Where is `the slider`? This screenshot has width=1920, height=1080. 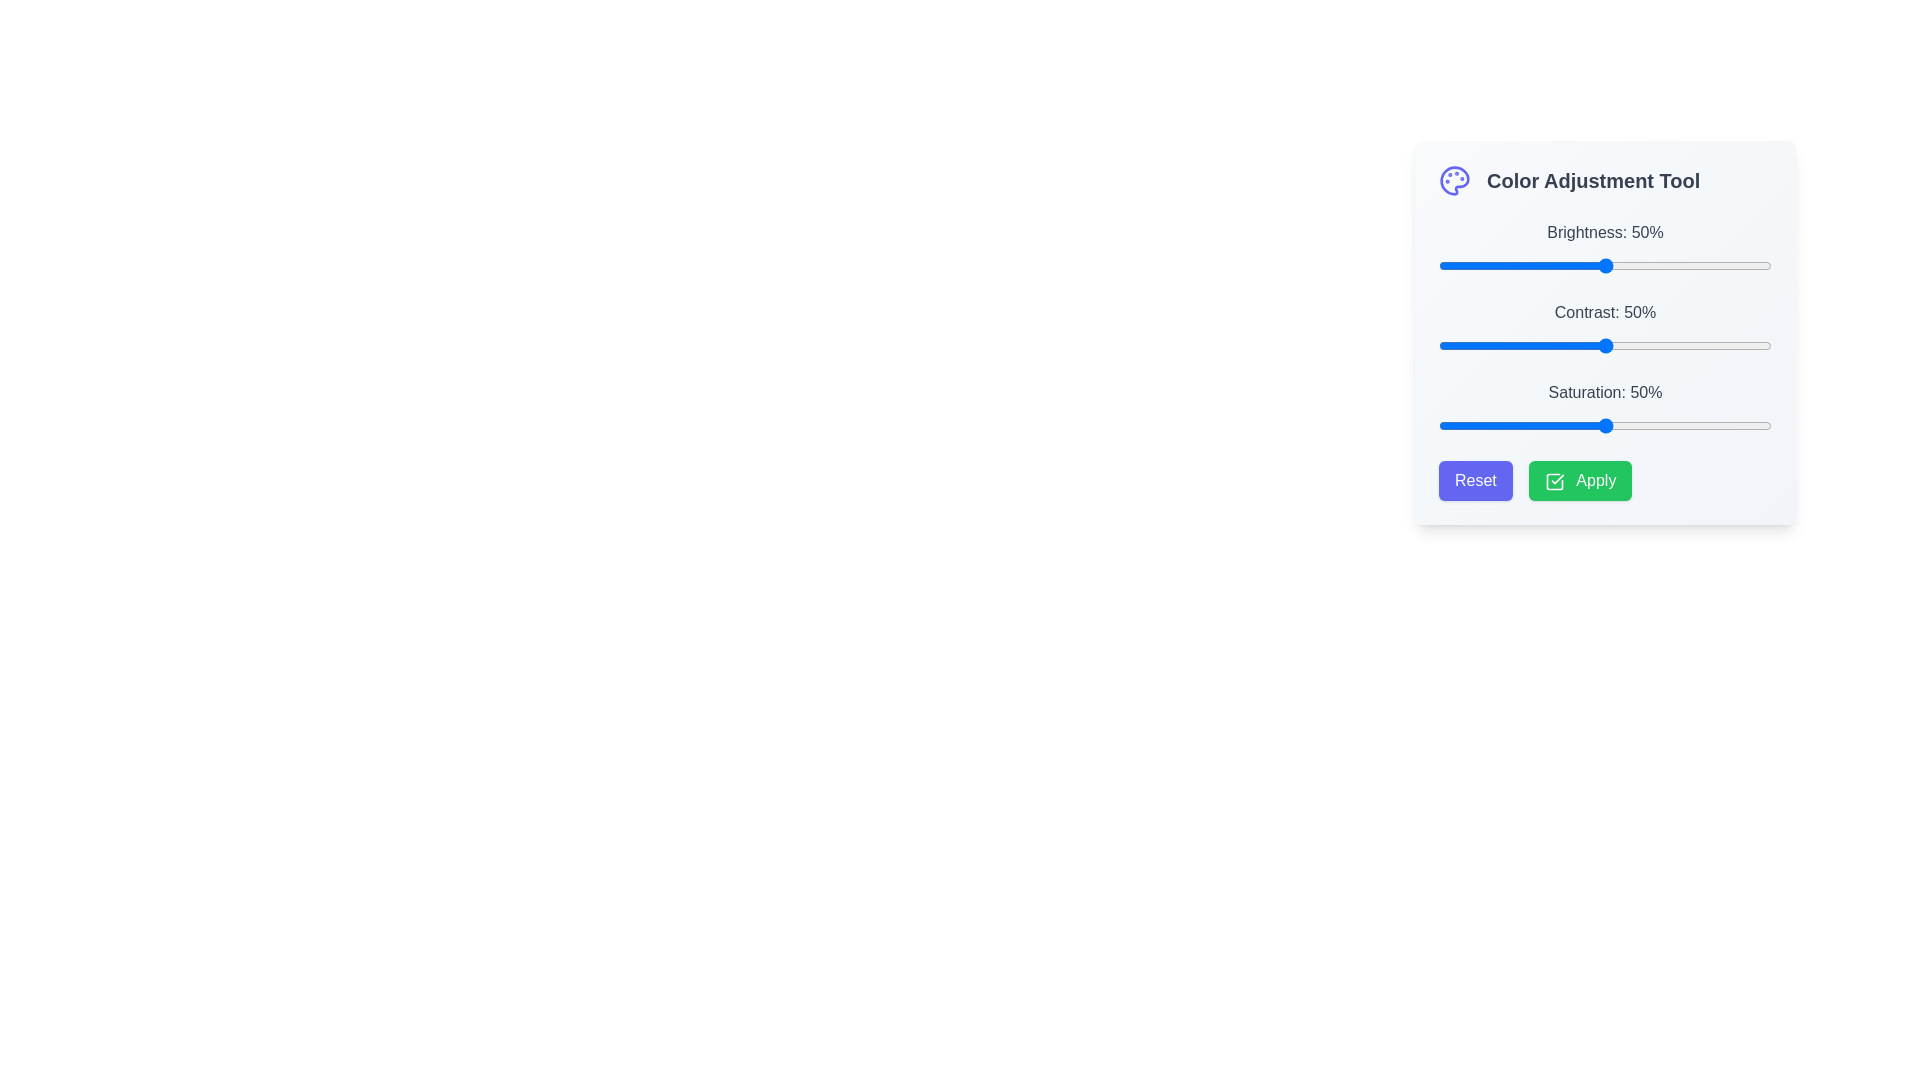 the slider is located at coordinates (1655, 424).